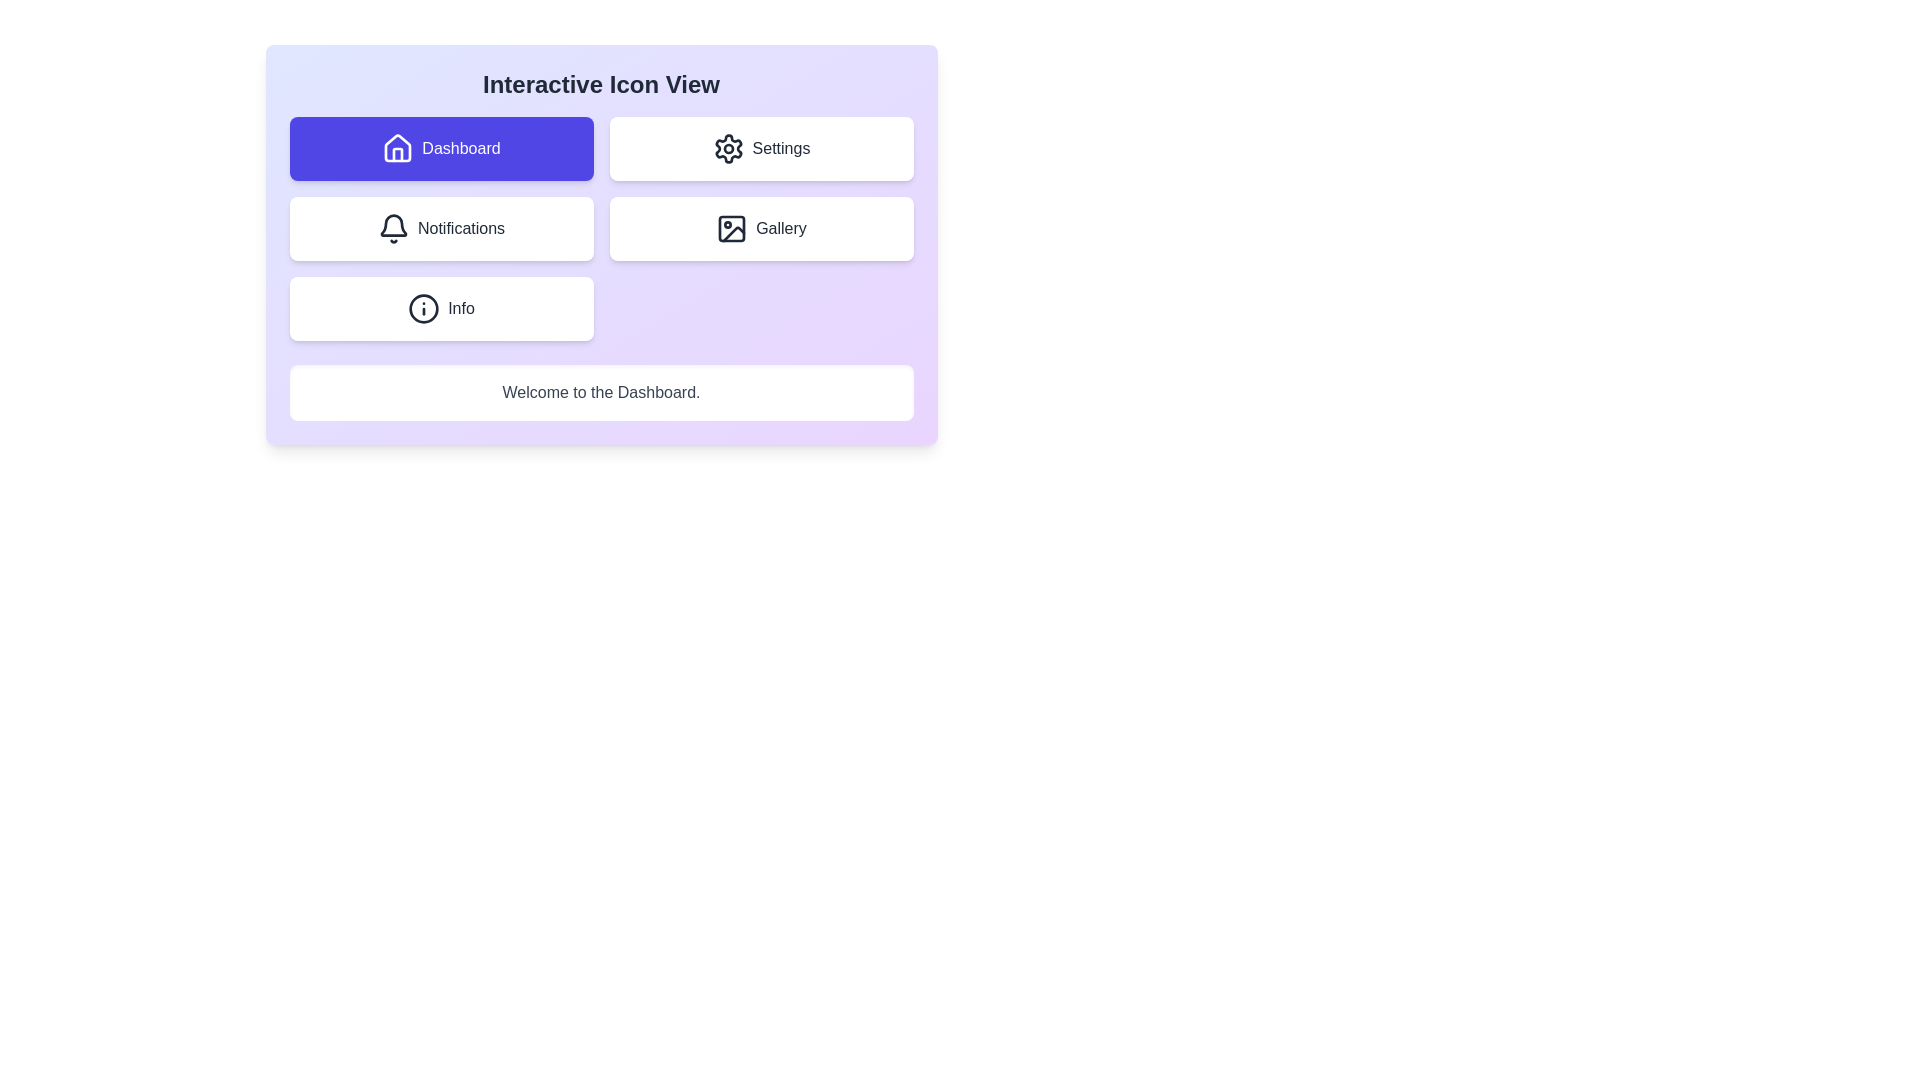  I want to click on the 'Notifications' button, which is a rounded rectangle with a bell icon and gray text, so click(440, 227).